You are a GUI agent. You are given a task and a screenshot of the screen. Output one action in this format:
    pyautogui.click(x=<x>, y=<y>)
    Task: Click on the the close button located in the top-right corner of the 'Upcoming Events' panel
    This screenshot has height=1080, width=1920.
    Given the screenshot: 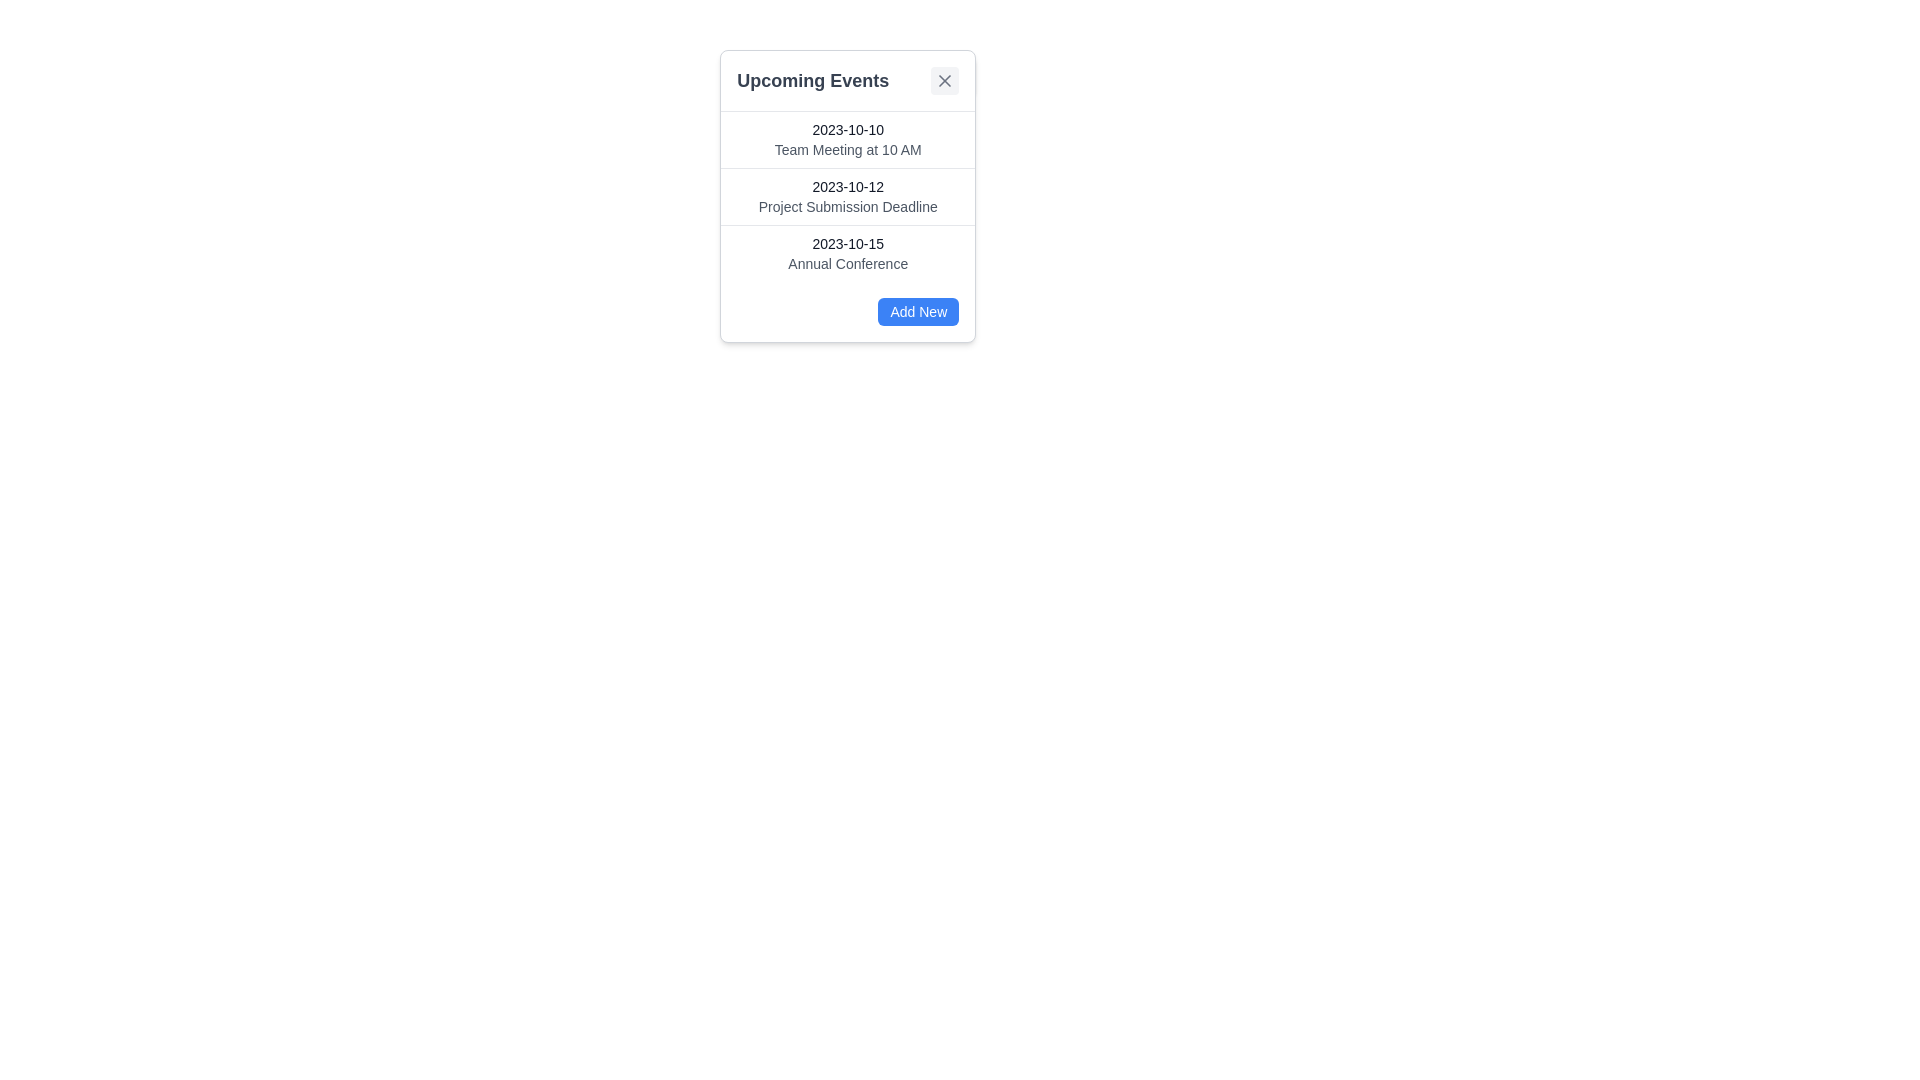 What is the action you would take?
    pyautogui.click(x=944, y=80)
    